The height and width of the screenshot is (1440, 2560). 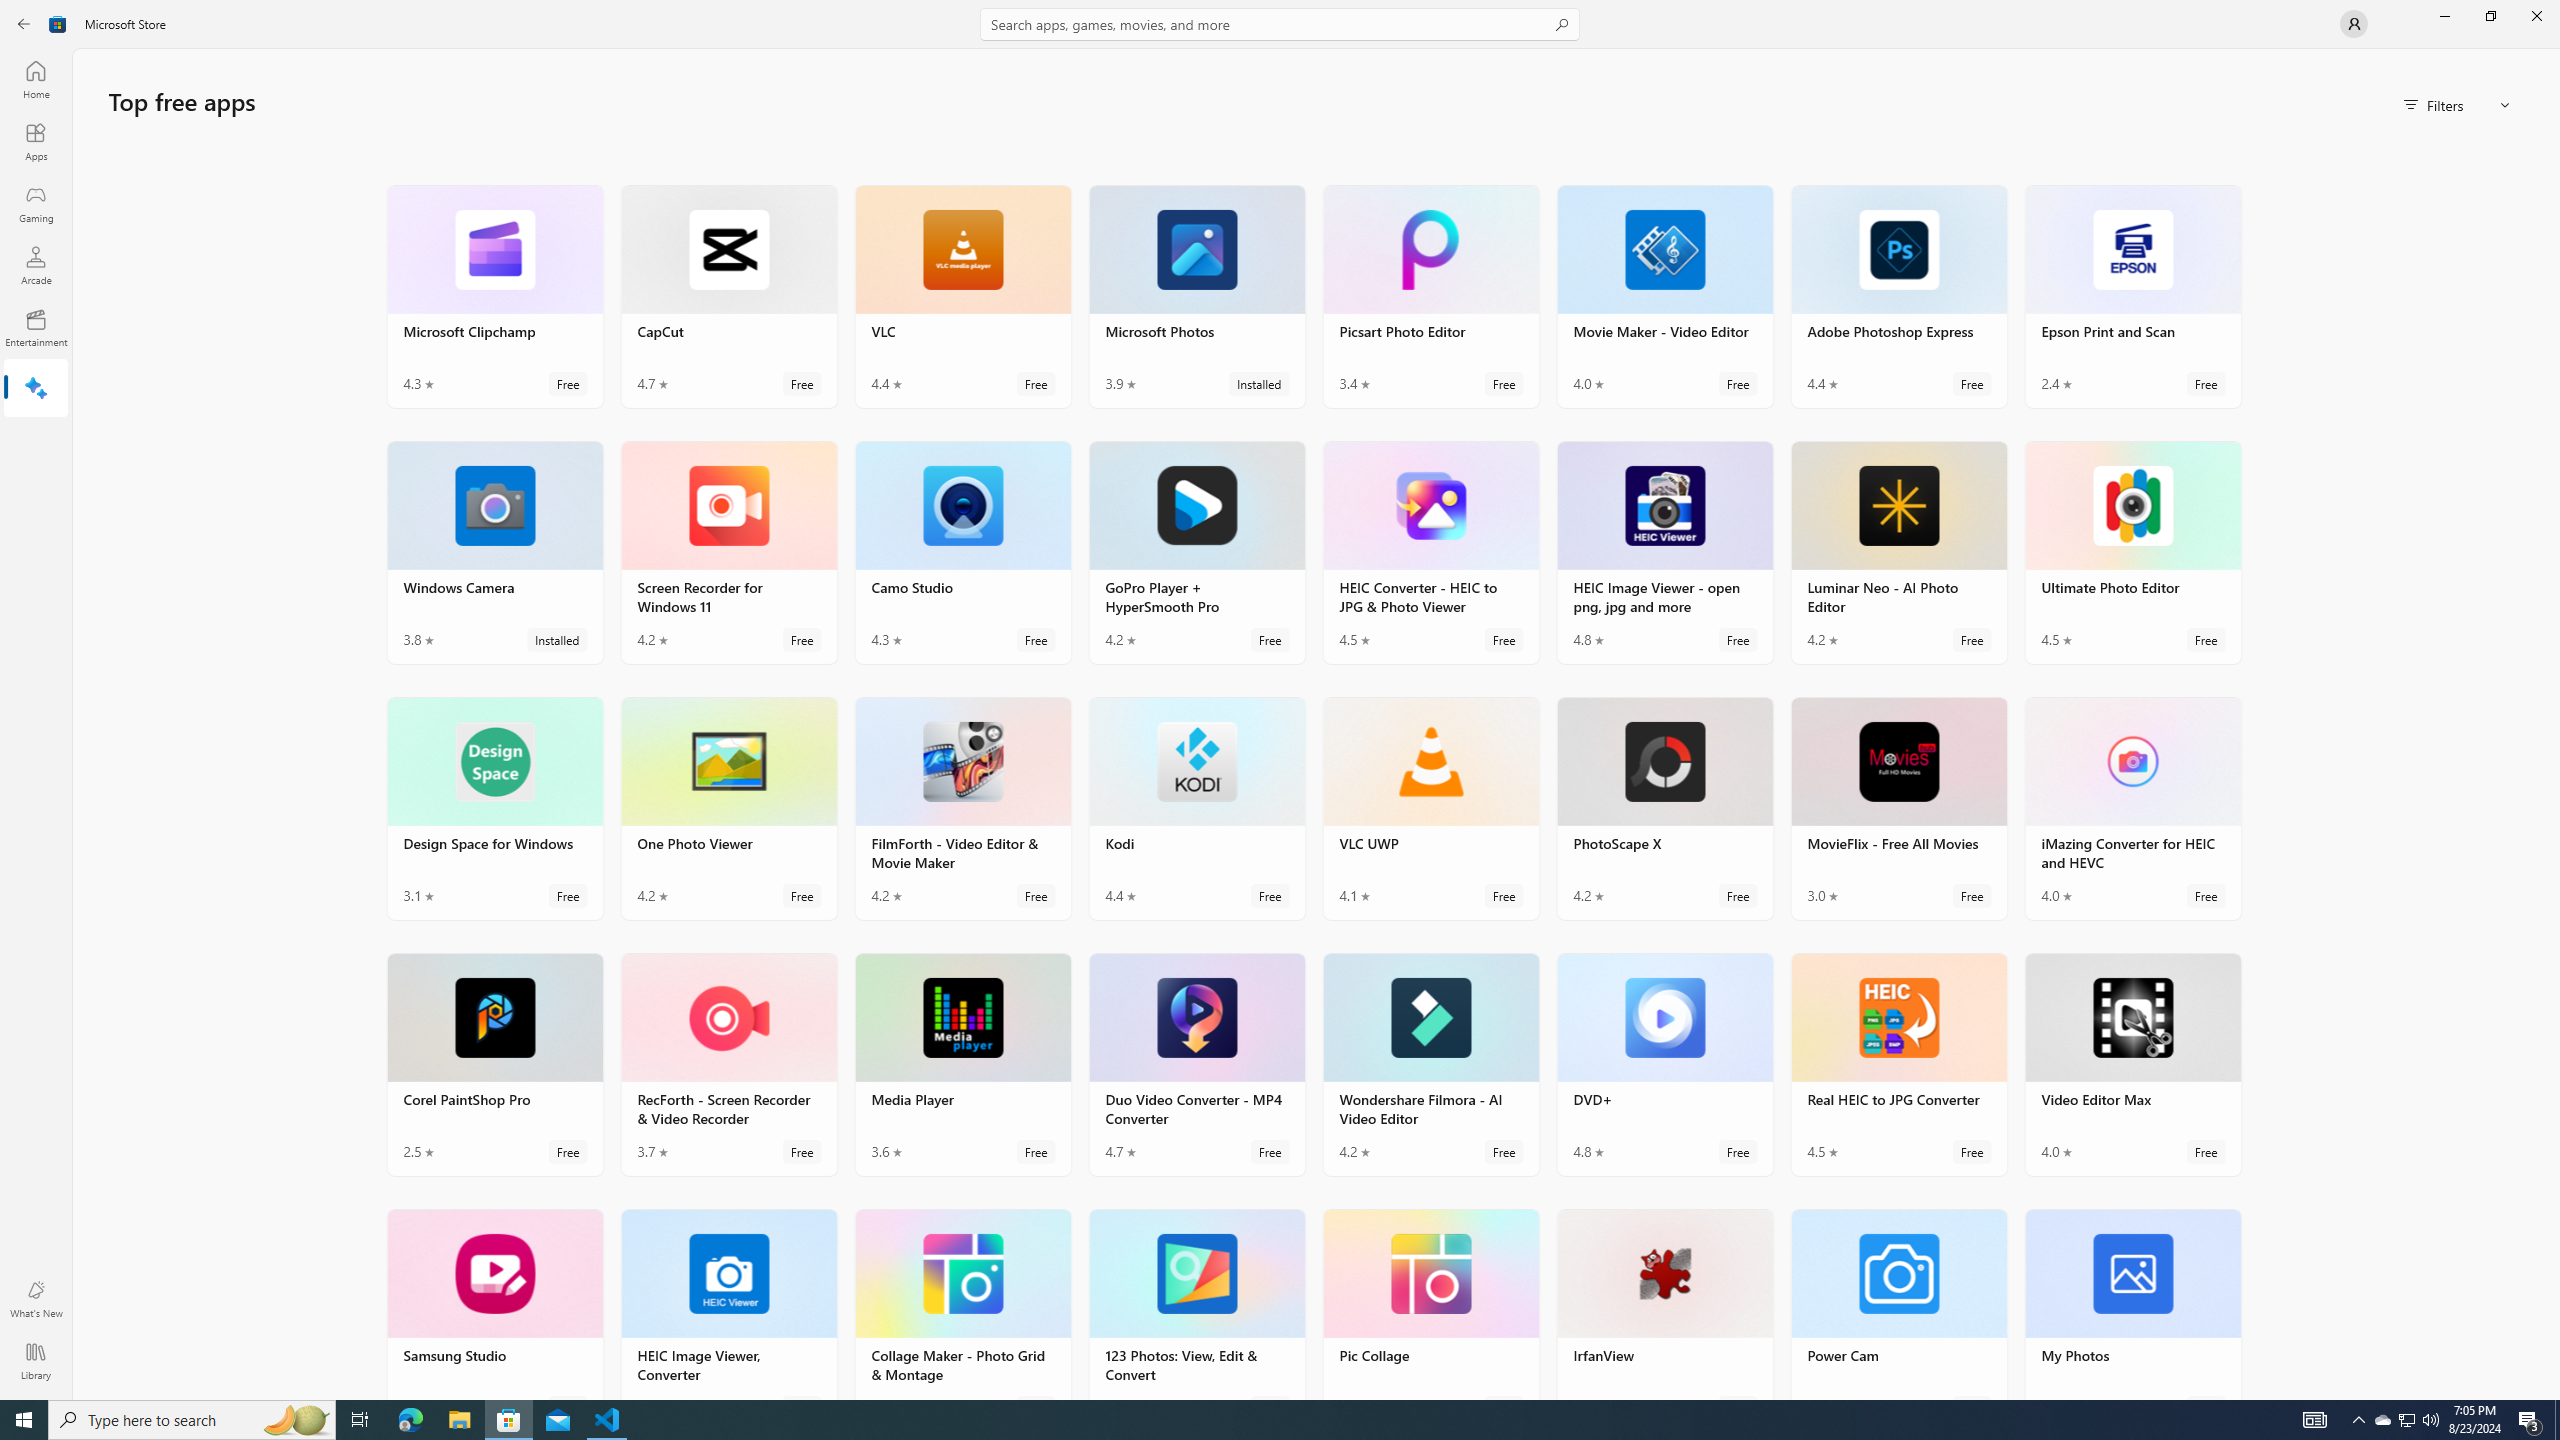 I want to click on 'CapCut. Average rating of 4.7 out of five stars. Free  ', so click(x=727, y=294).